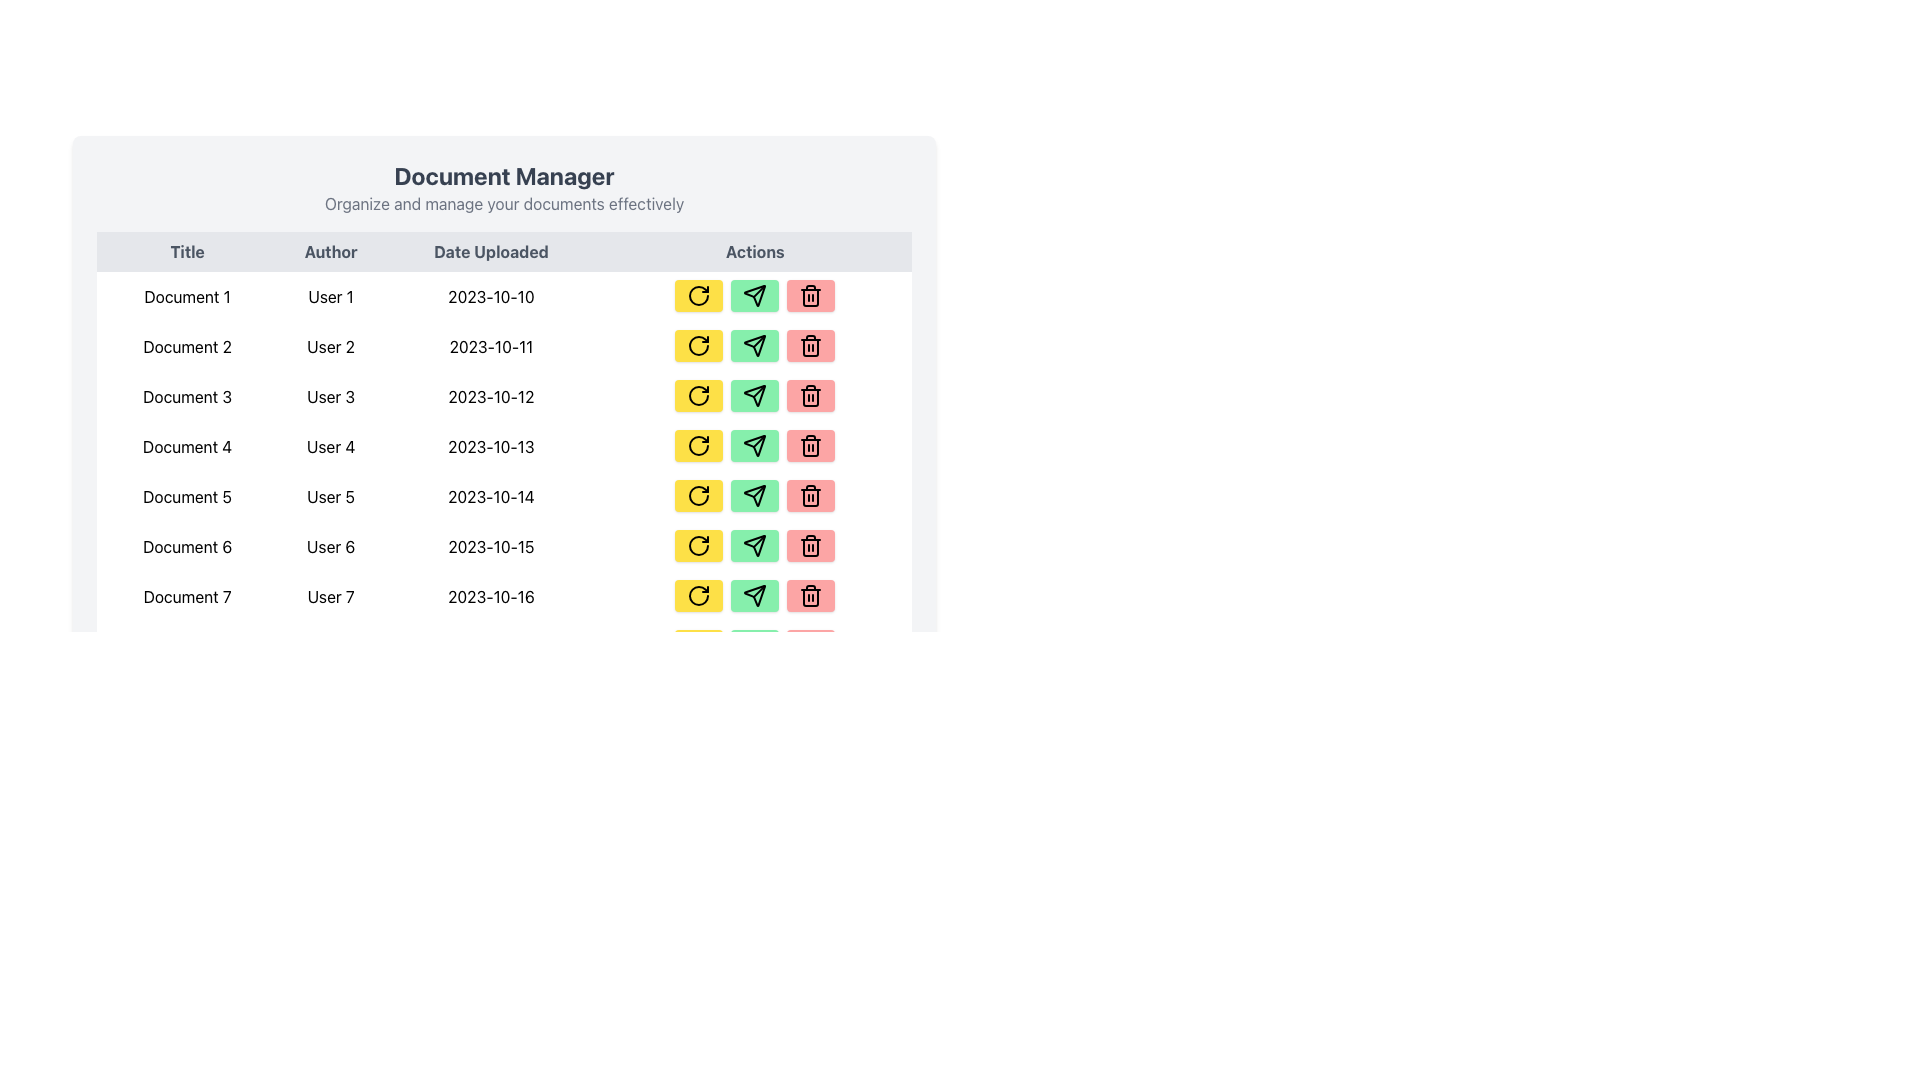 The height and width of the screenshot is (1080, 1920). I want to click on the rotation or reload icon in the Actions column of the fifth row for Document 5, so click(699, 495).